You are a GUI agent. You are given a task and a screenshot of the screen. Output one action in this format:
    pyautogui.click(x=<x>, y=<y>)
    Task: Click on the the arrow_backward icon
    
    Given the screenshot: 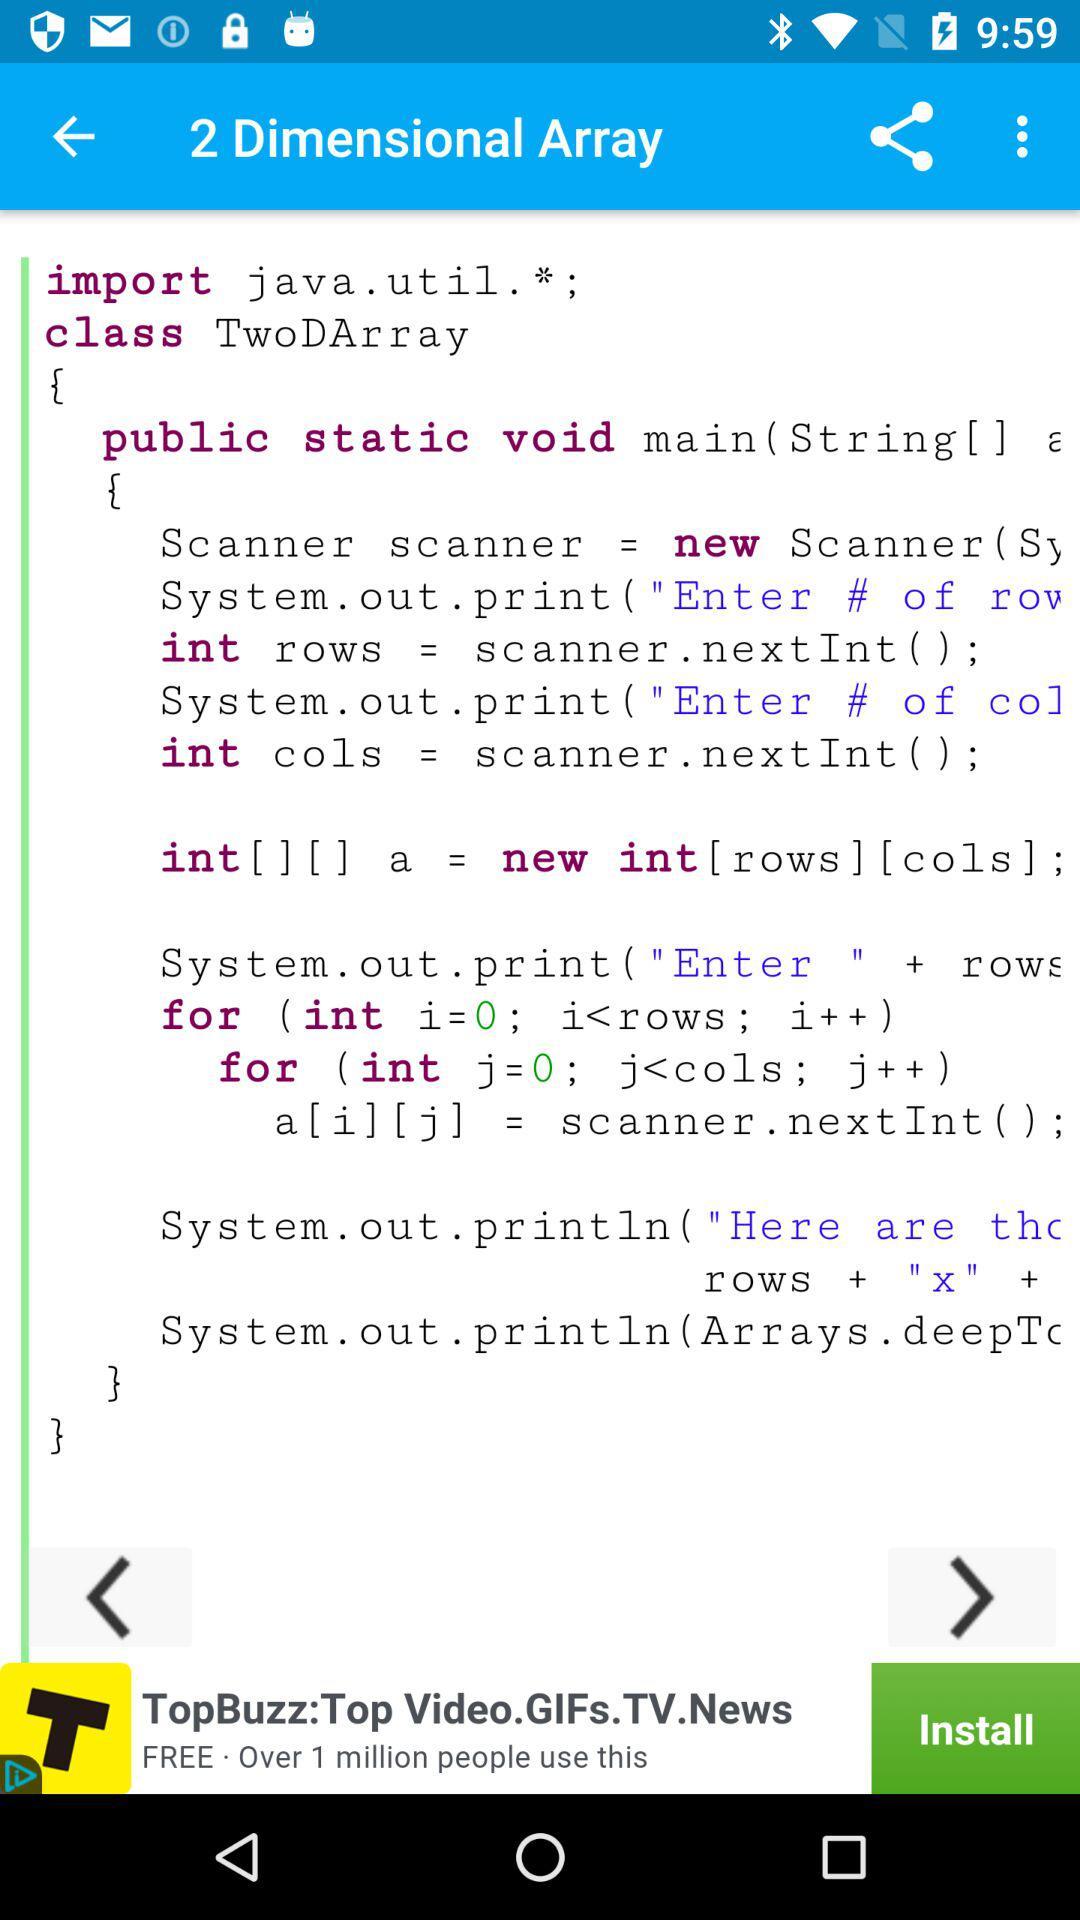 What is the action you would take?
    pyautogui.click(x=108, y=1596)
    